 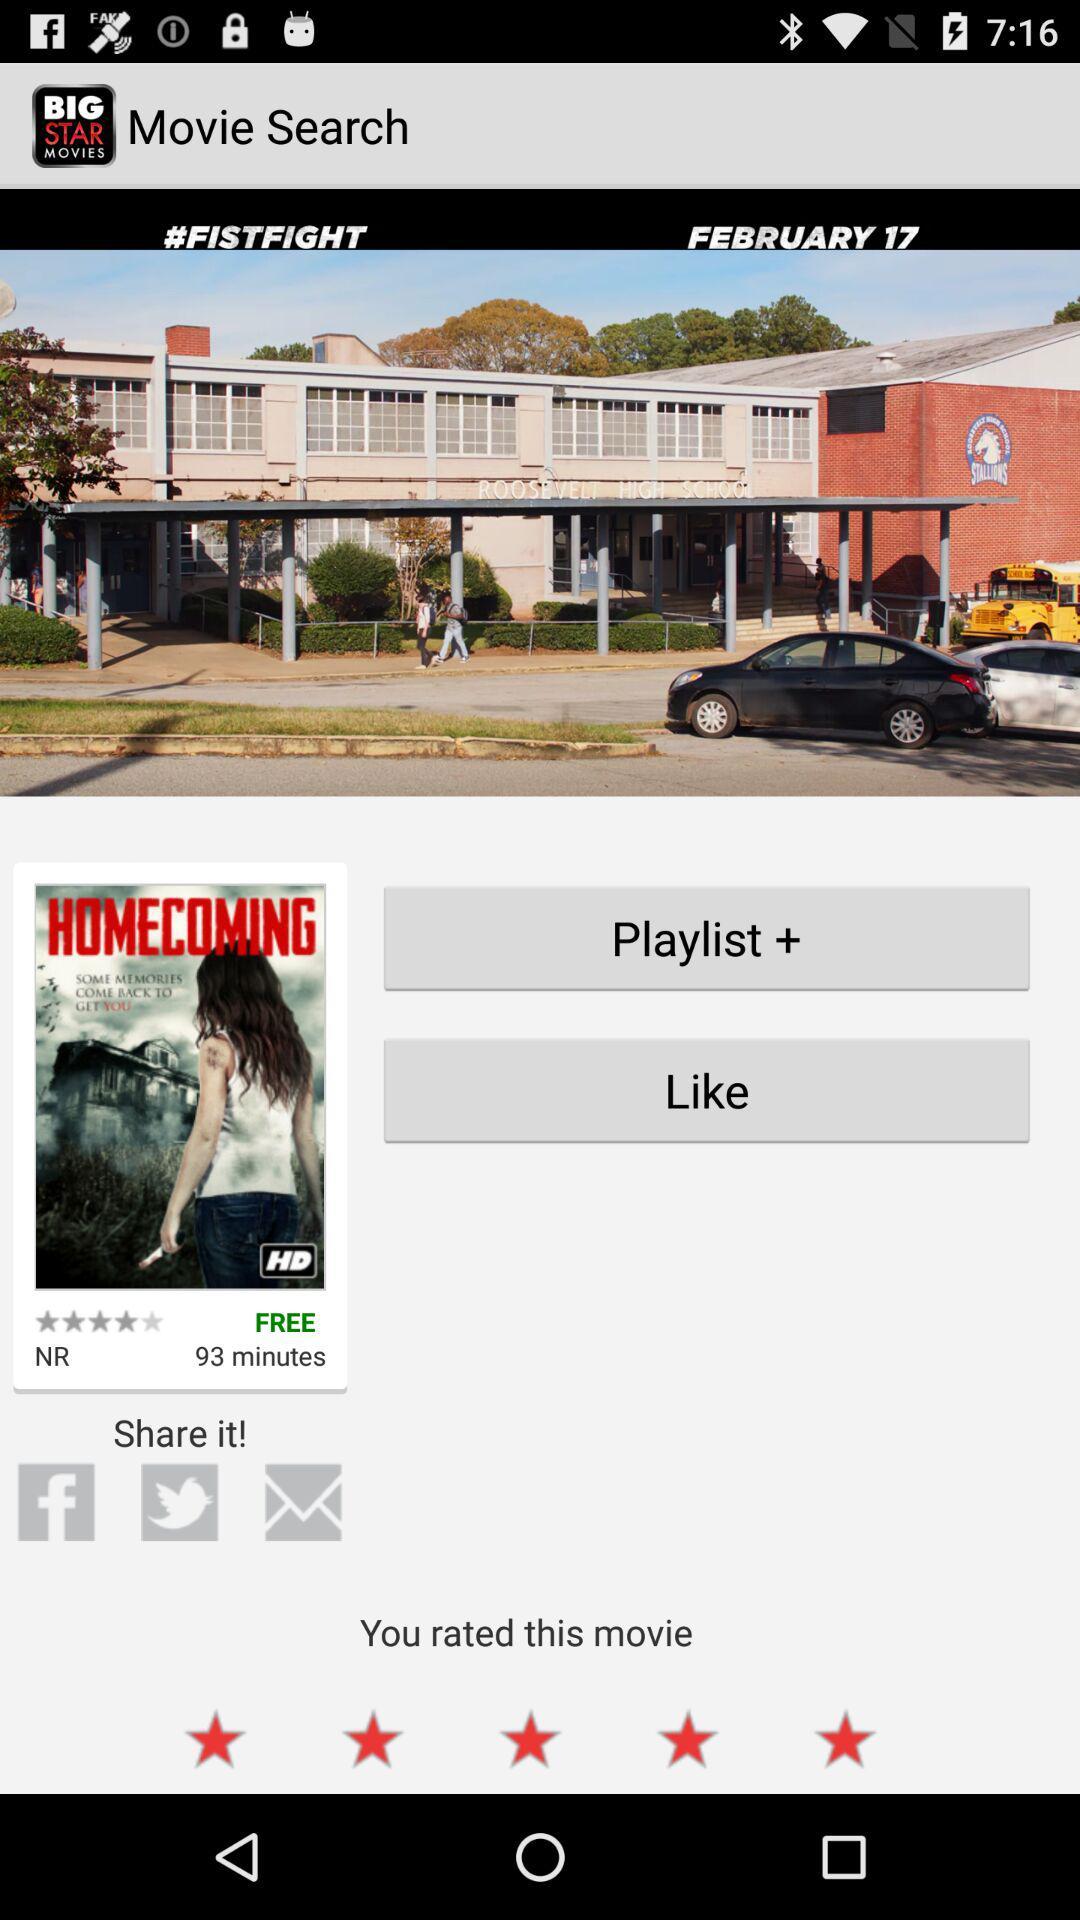 What do you see at coordinates (211, 1861) in the screenshot?
I see `the star icon` at bounding box center [211, 1861].